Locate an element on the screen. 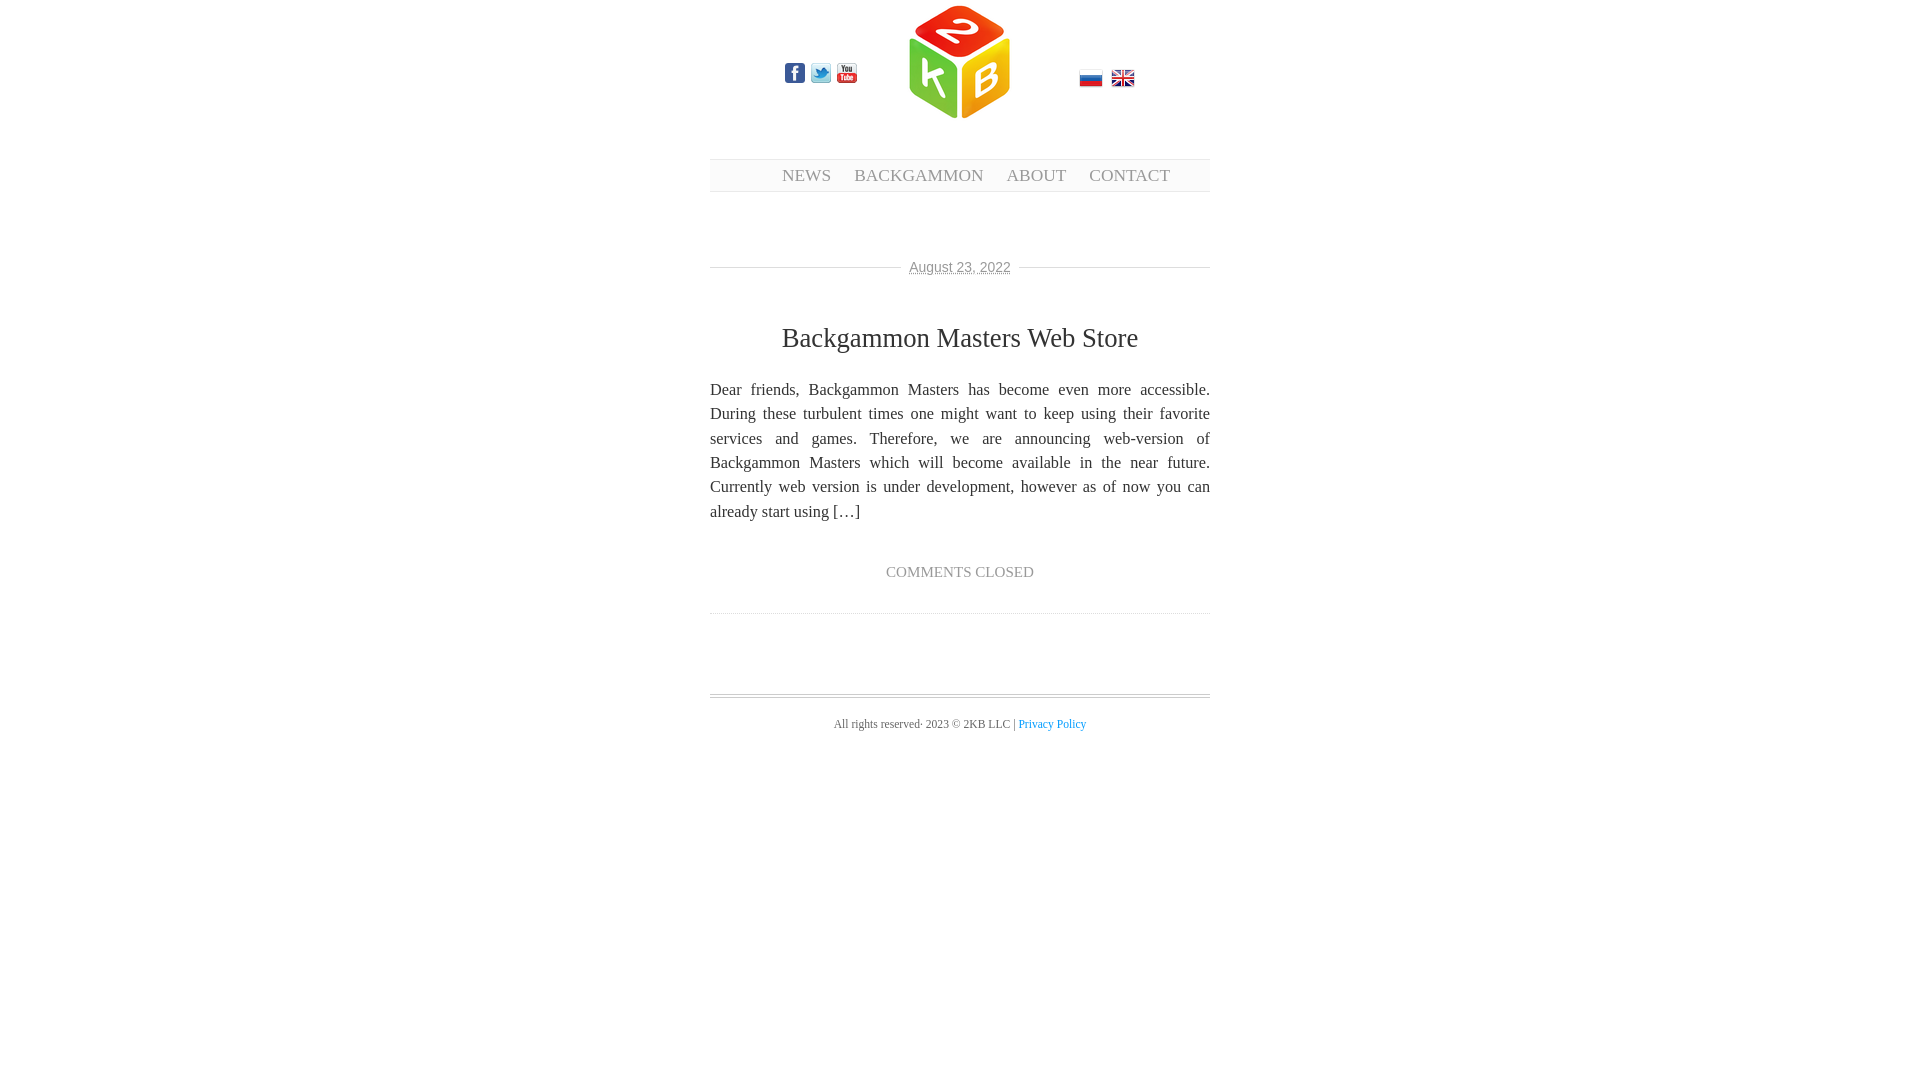 The width and height of the screenshot is (1920, 1080). 'Backgammon Masters Web Store' is located at coordinates (960, 337).